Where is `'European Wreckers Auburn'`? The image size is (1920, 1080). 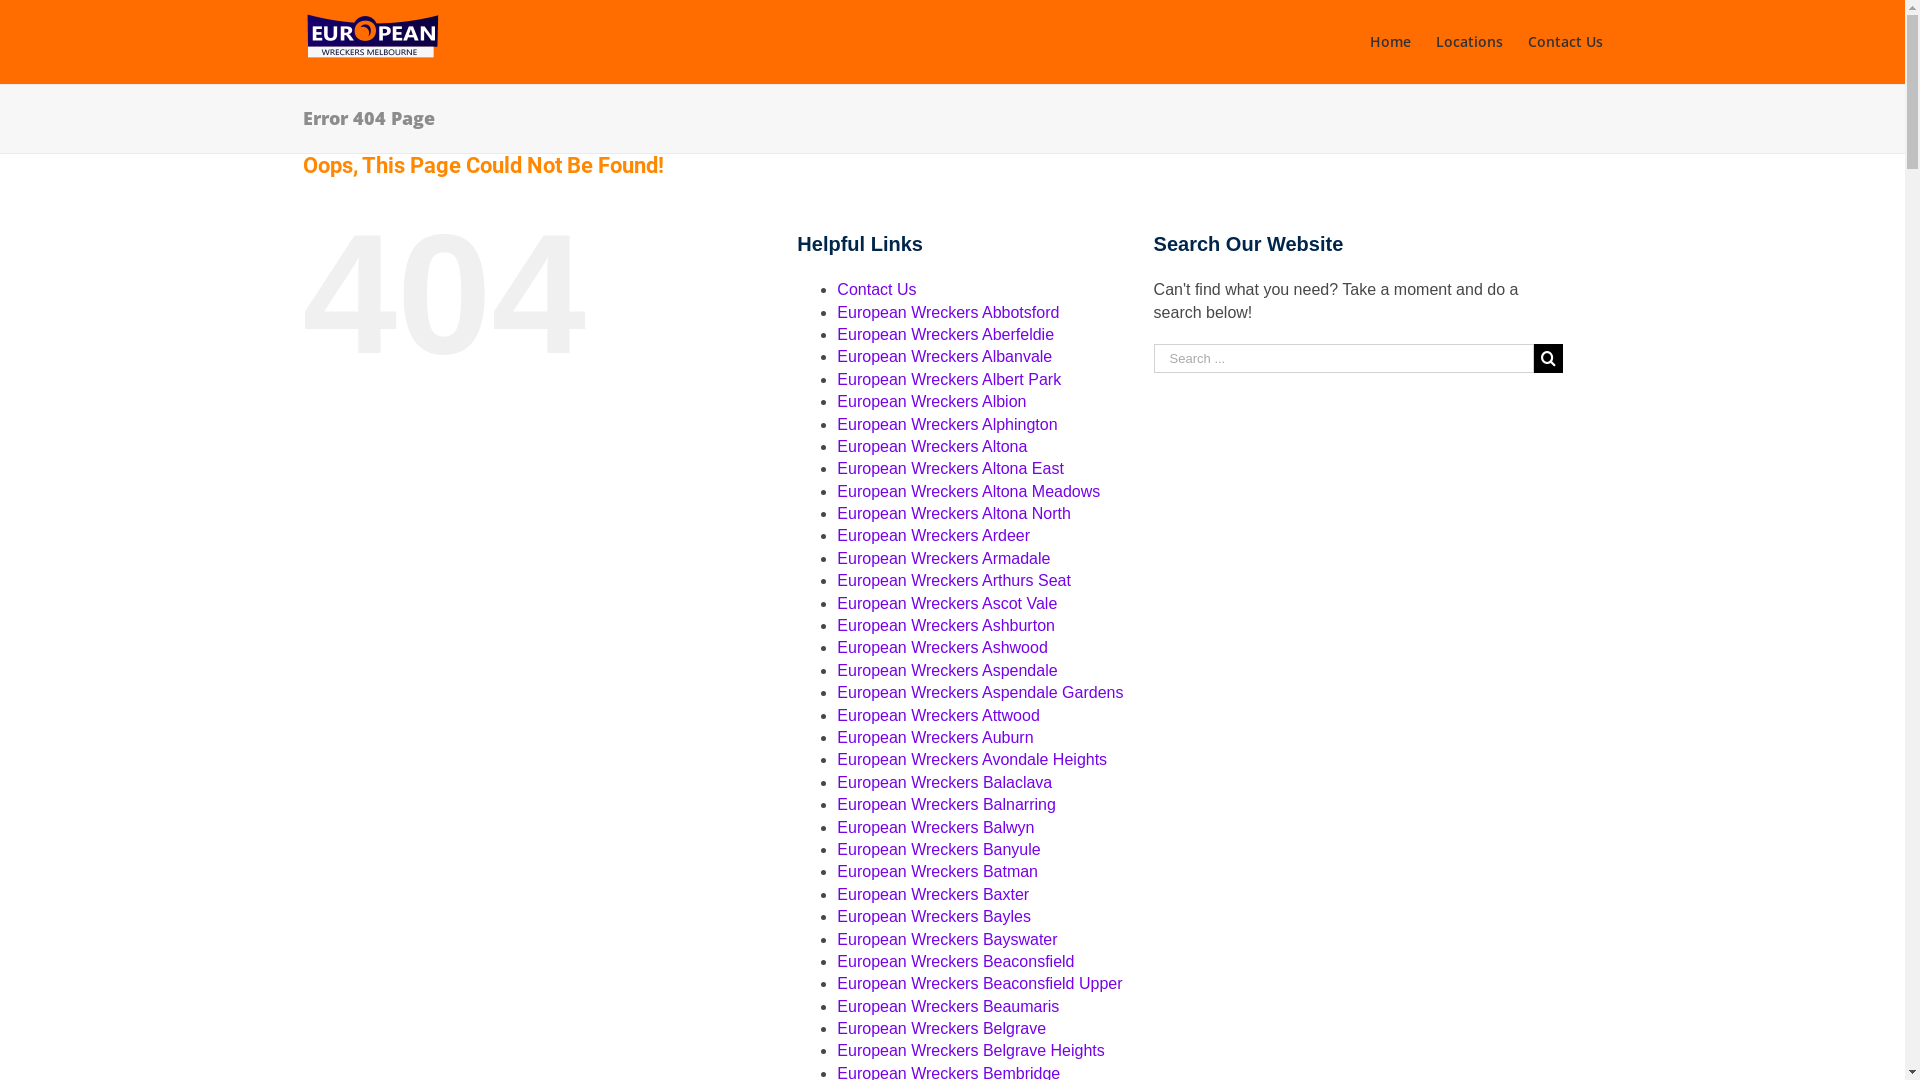 'European Wreckers Auburn' is located at coordinates (934, 737).